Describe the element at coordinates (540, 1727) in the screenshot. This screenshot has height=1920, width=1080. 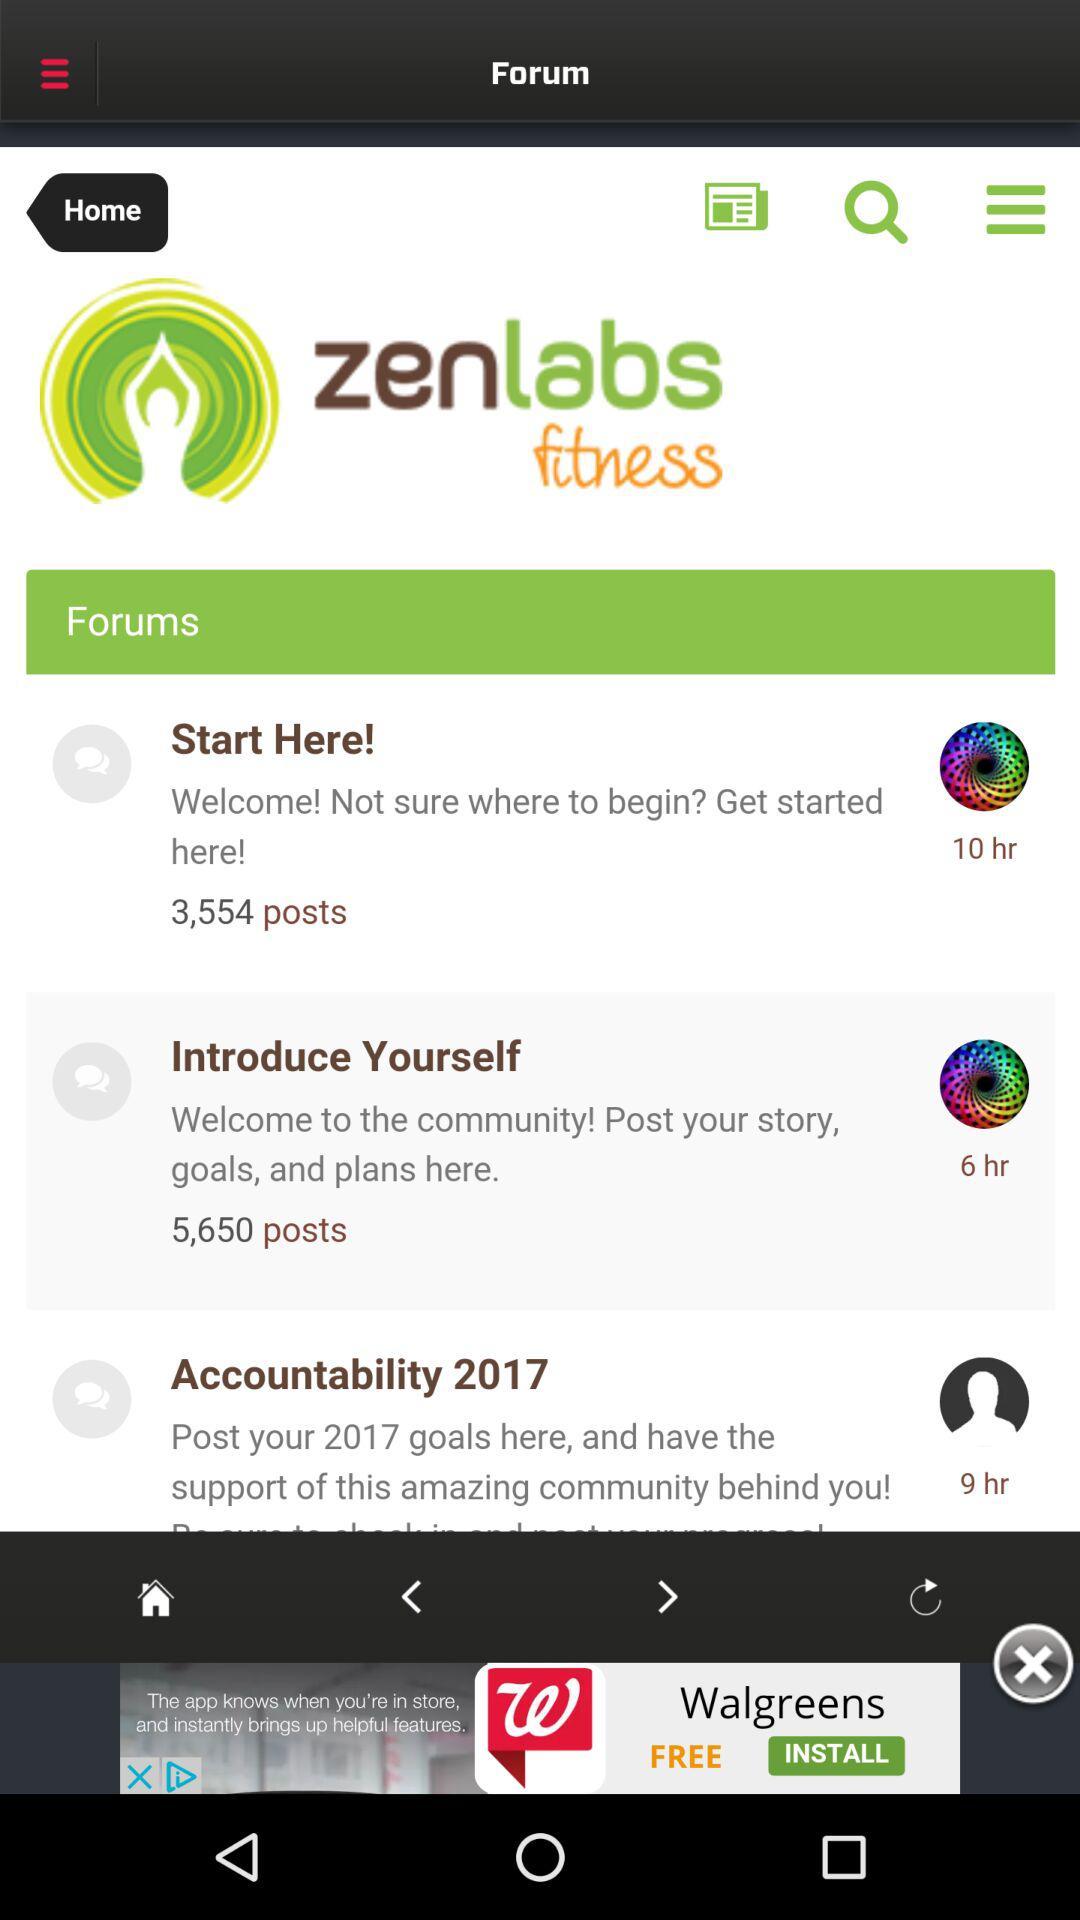
I see `advertisements image` at that location.